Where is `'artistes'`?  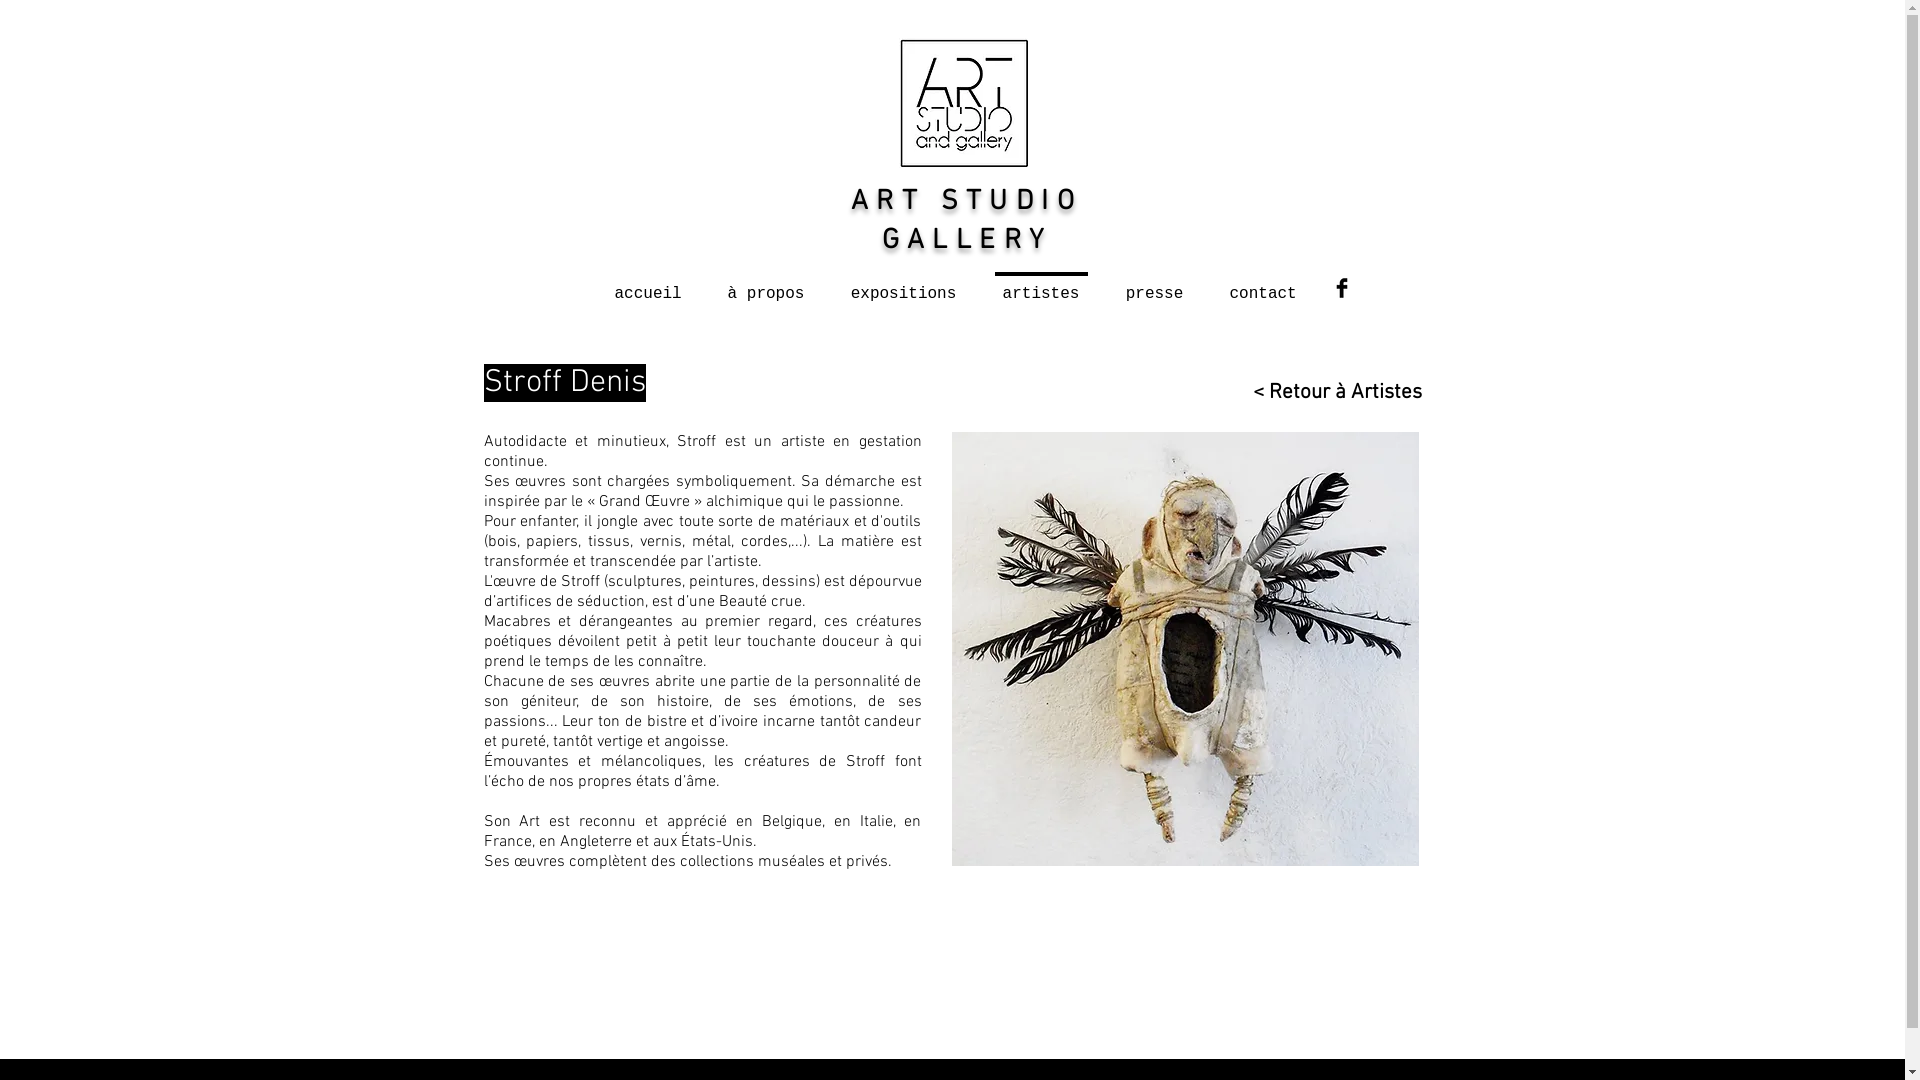
'artistes' is located at coordinates (979, 285).